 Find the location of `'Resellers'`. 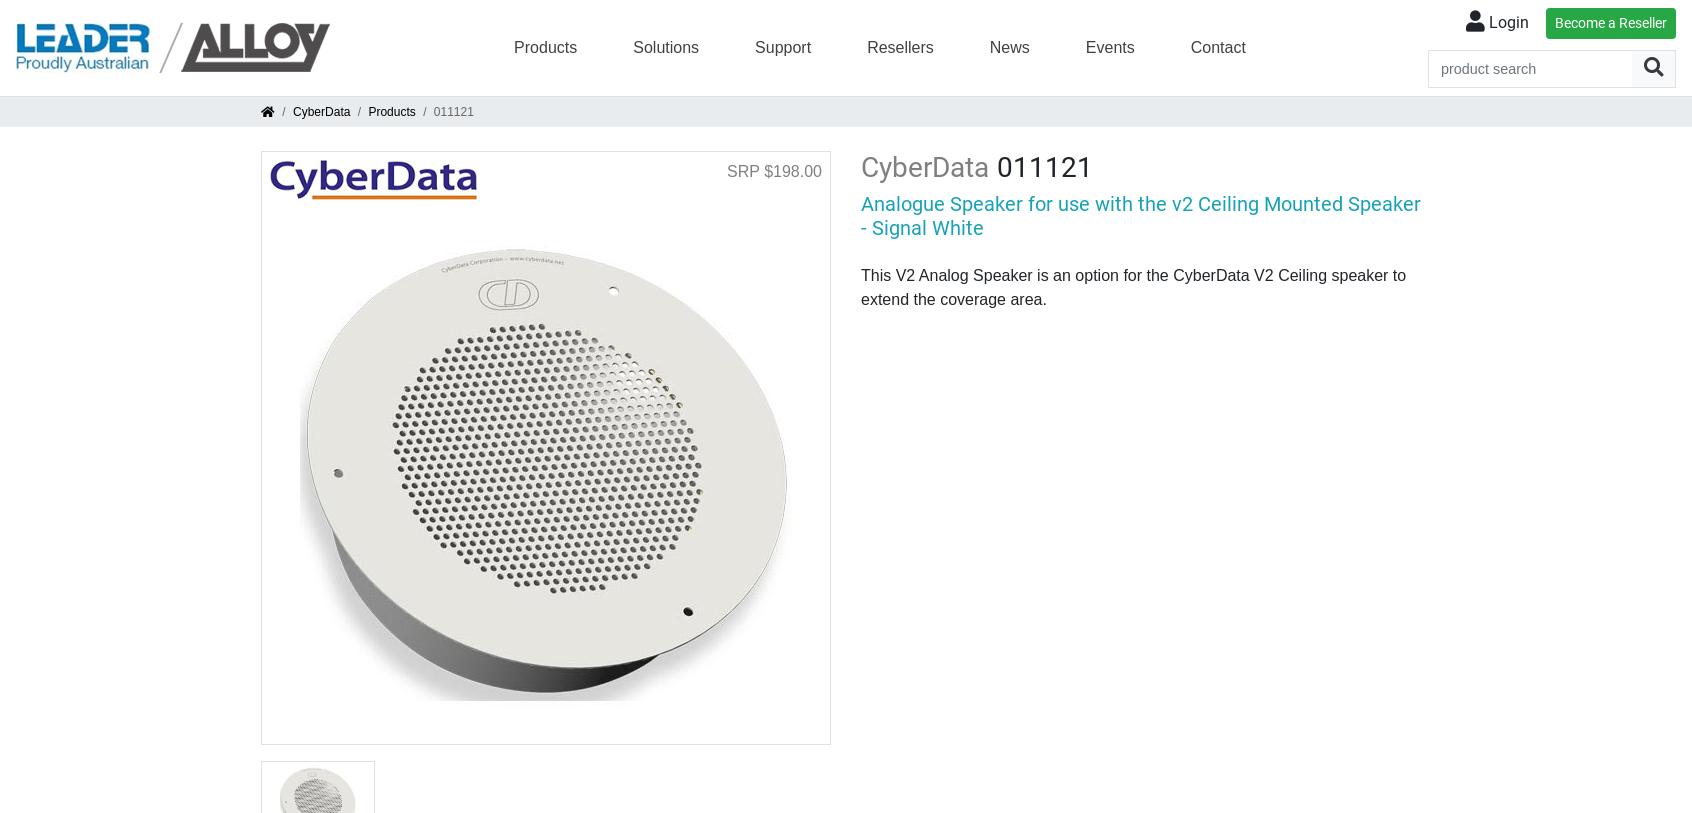

'Resellers' is located at coordinates (865, 45).